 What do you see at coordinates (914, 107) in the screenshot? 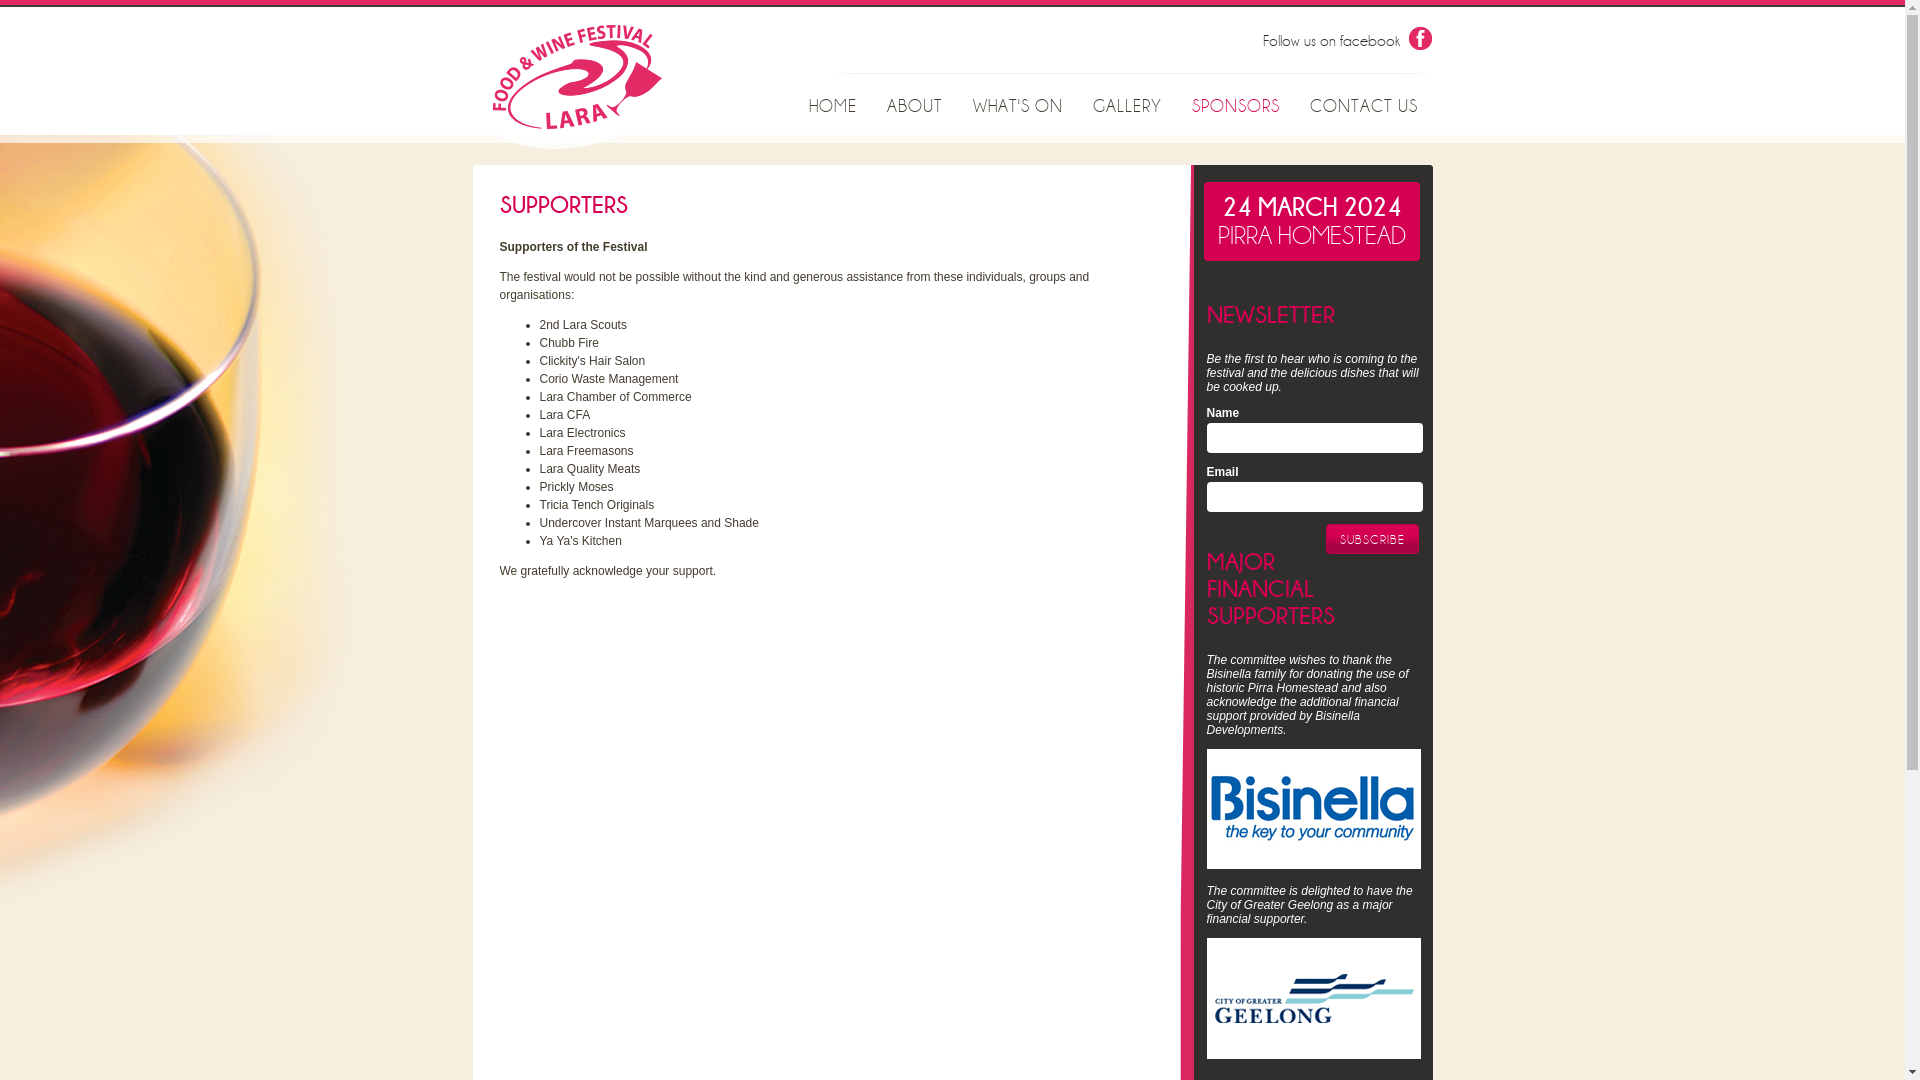
I see `'ABOUT'` at bounding box center [914, 107].